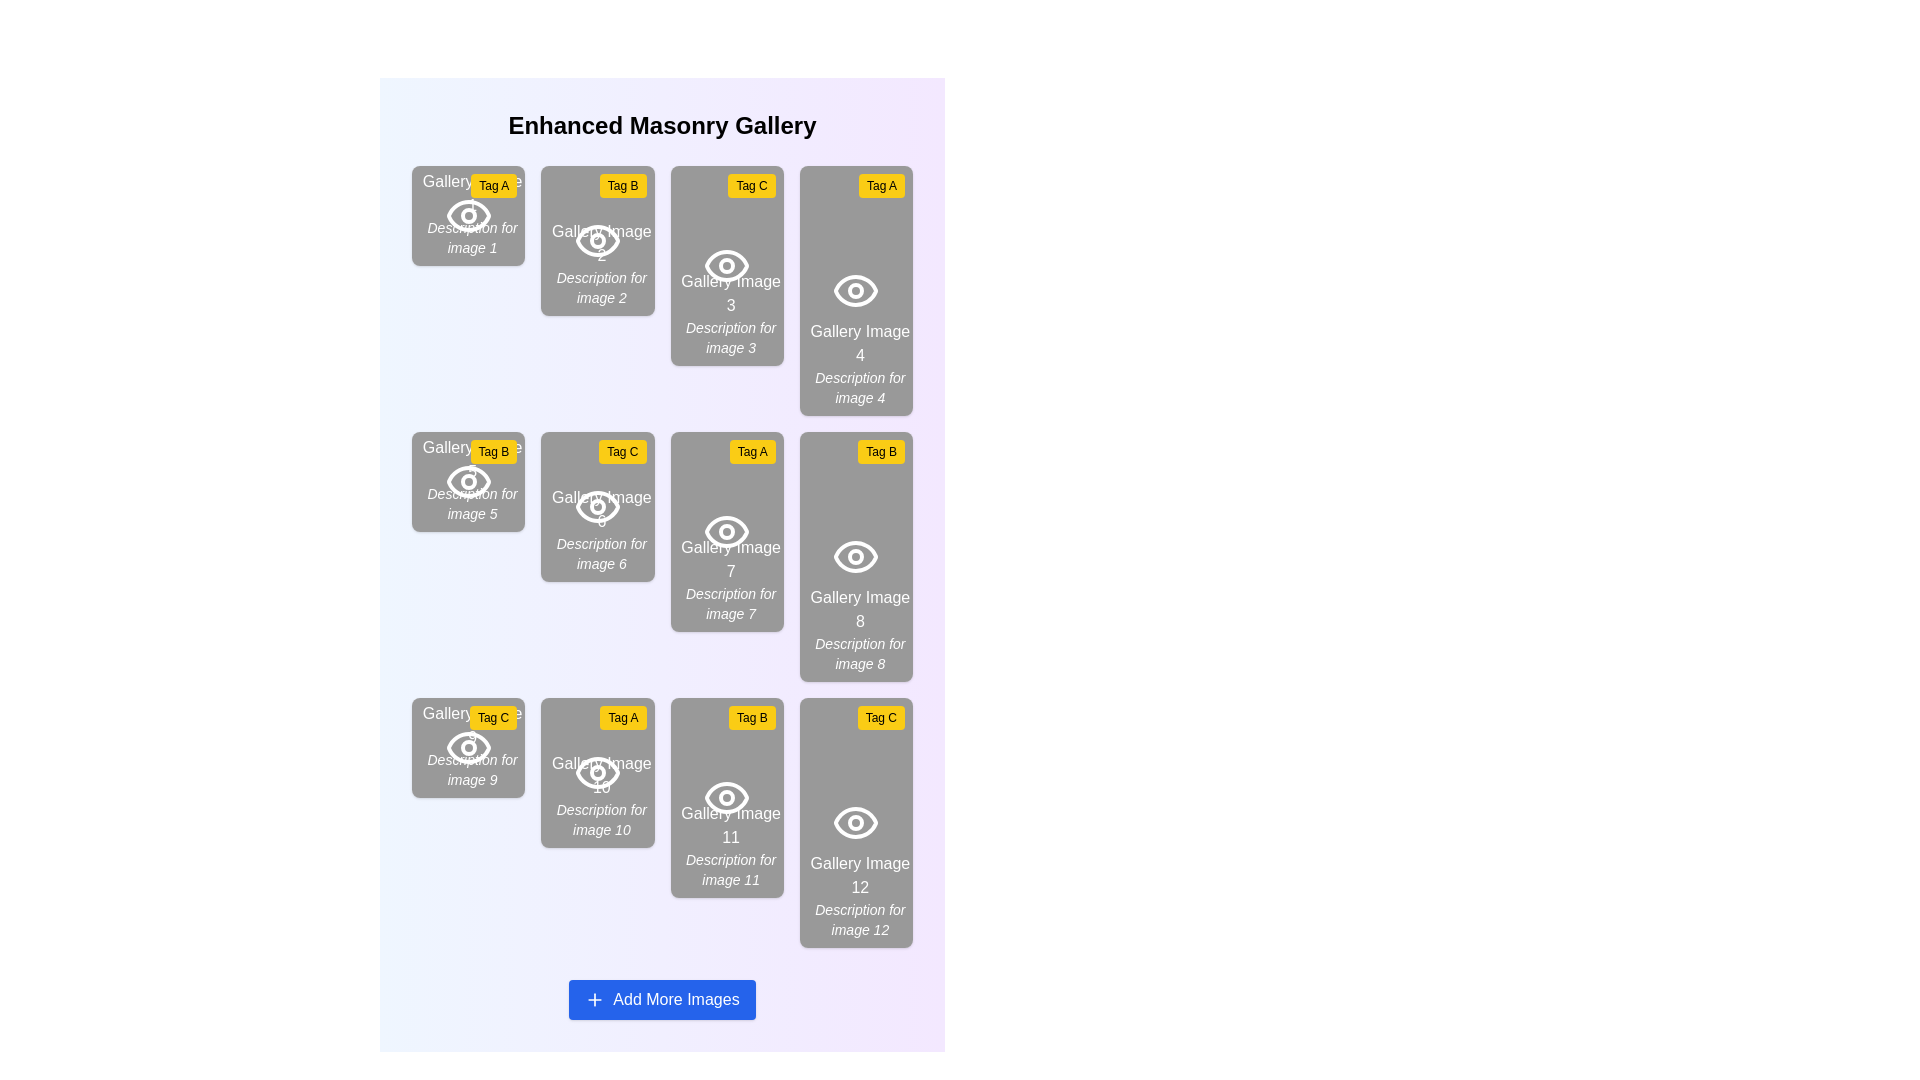 The height and width of the screenshot is (1080, 1920). Describe the element at coordinates (856, 290) in the screenshot. I see `the decorative circle representing the iris or pupil of the eye icon located in the 'Gallery Image 4' section` at that location.